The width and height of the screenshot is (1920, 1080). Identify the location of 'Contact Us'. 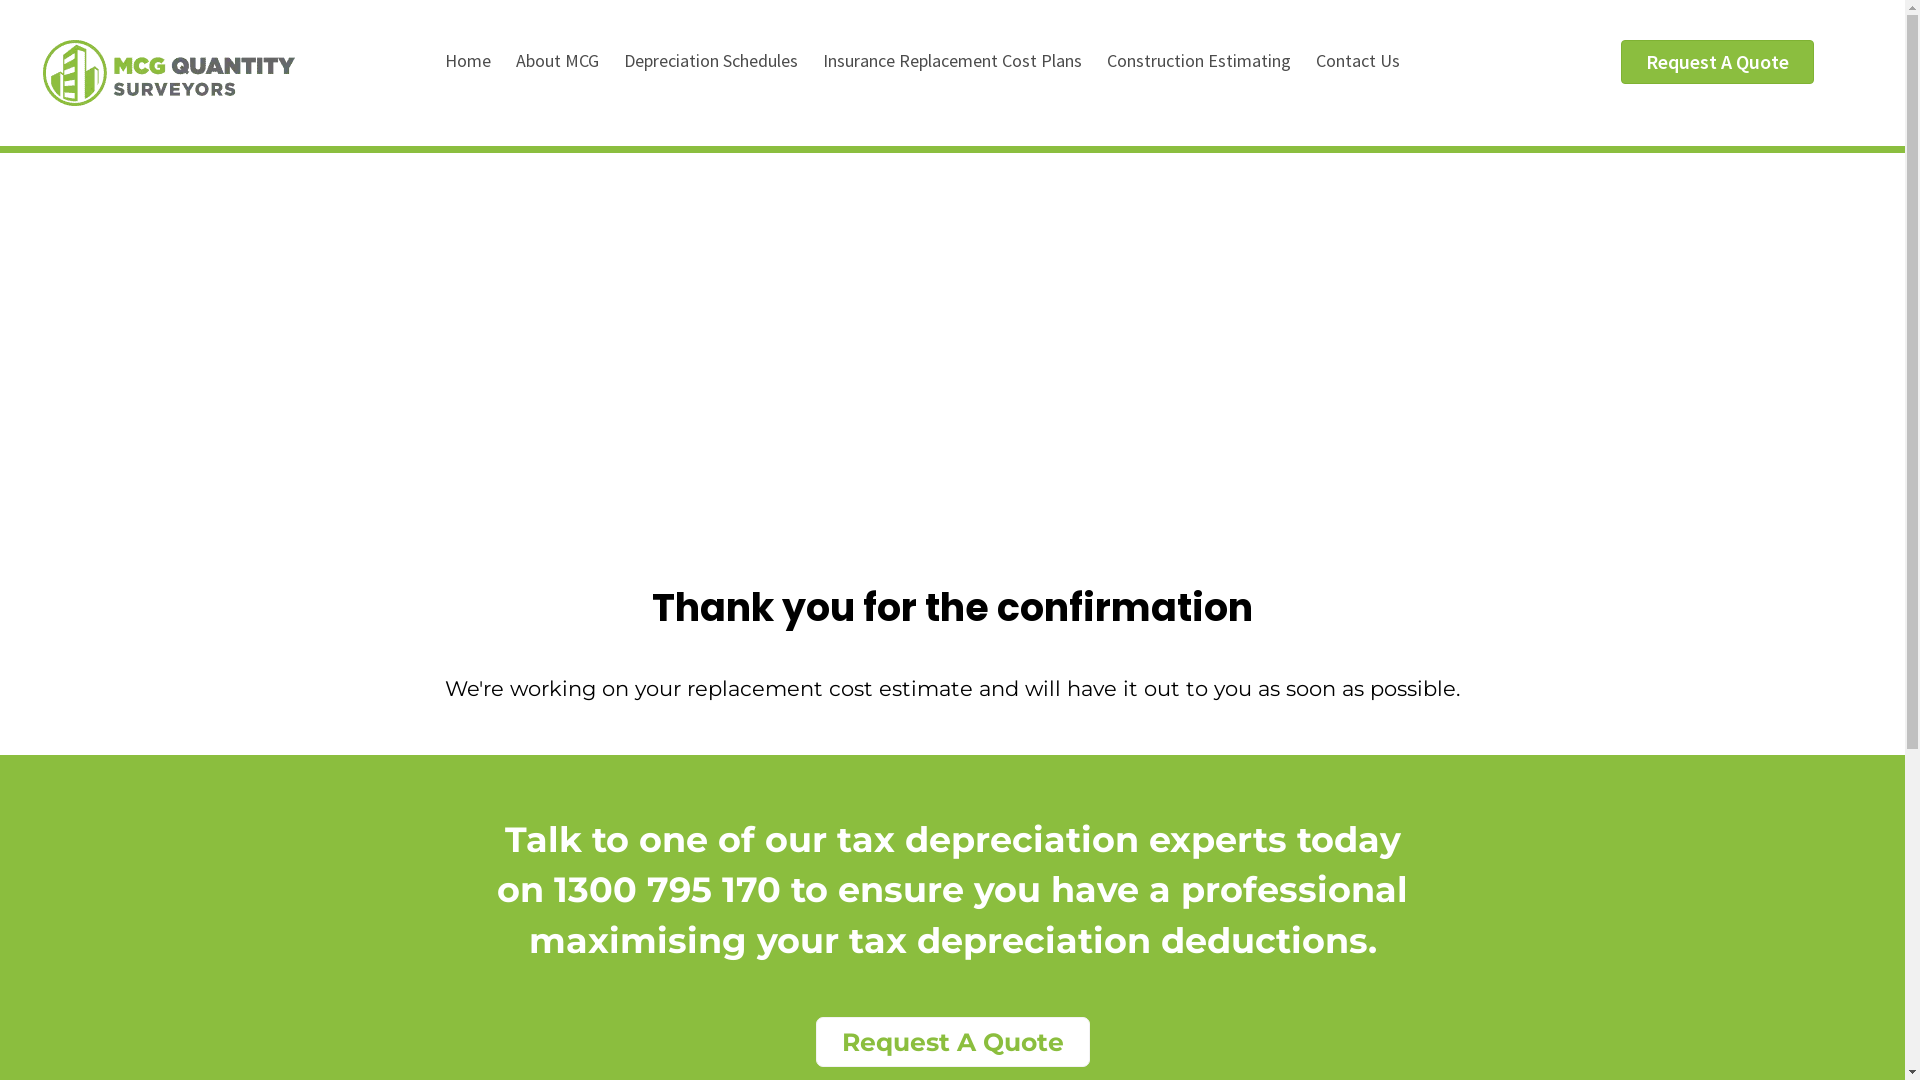
(1368, 58).